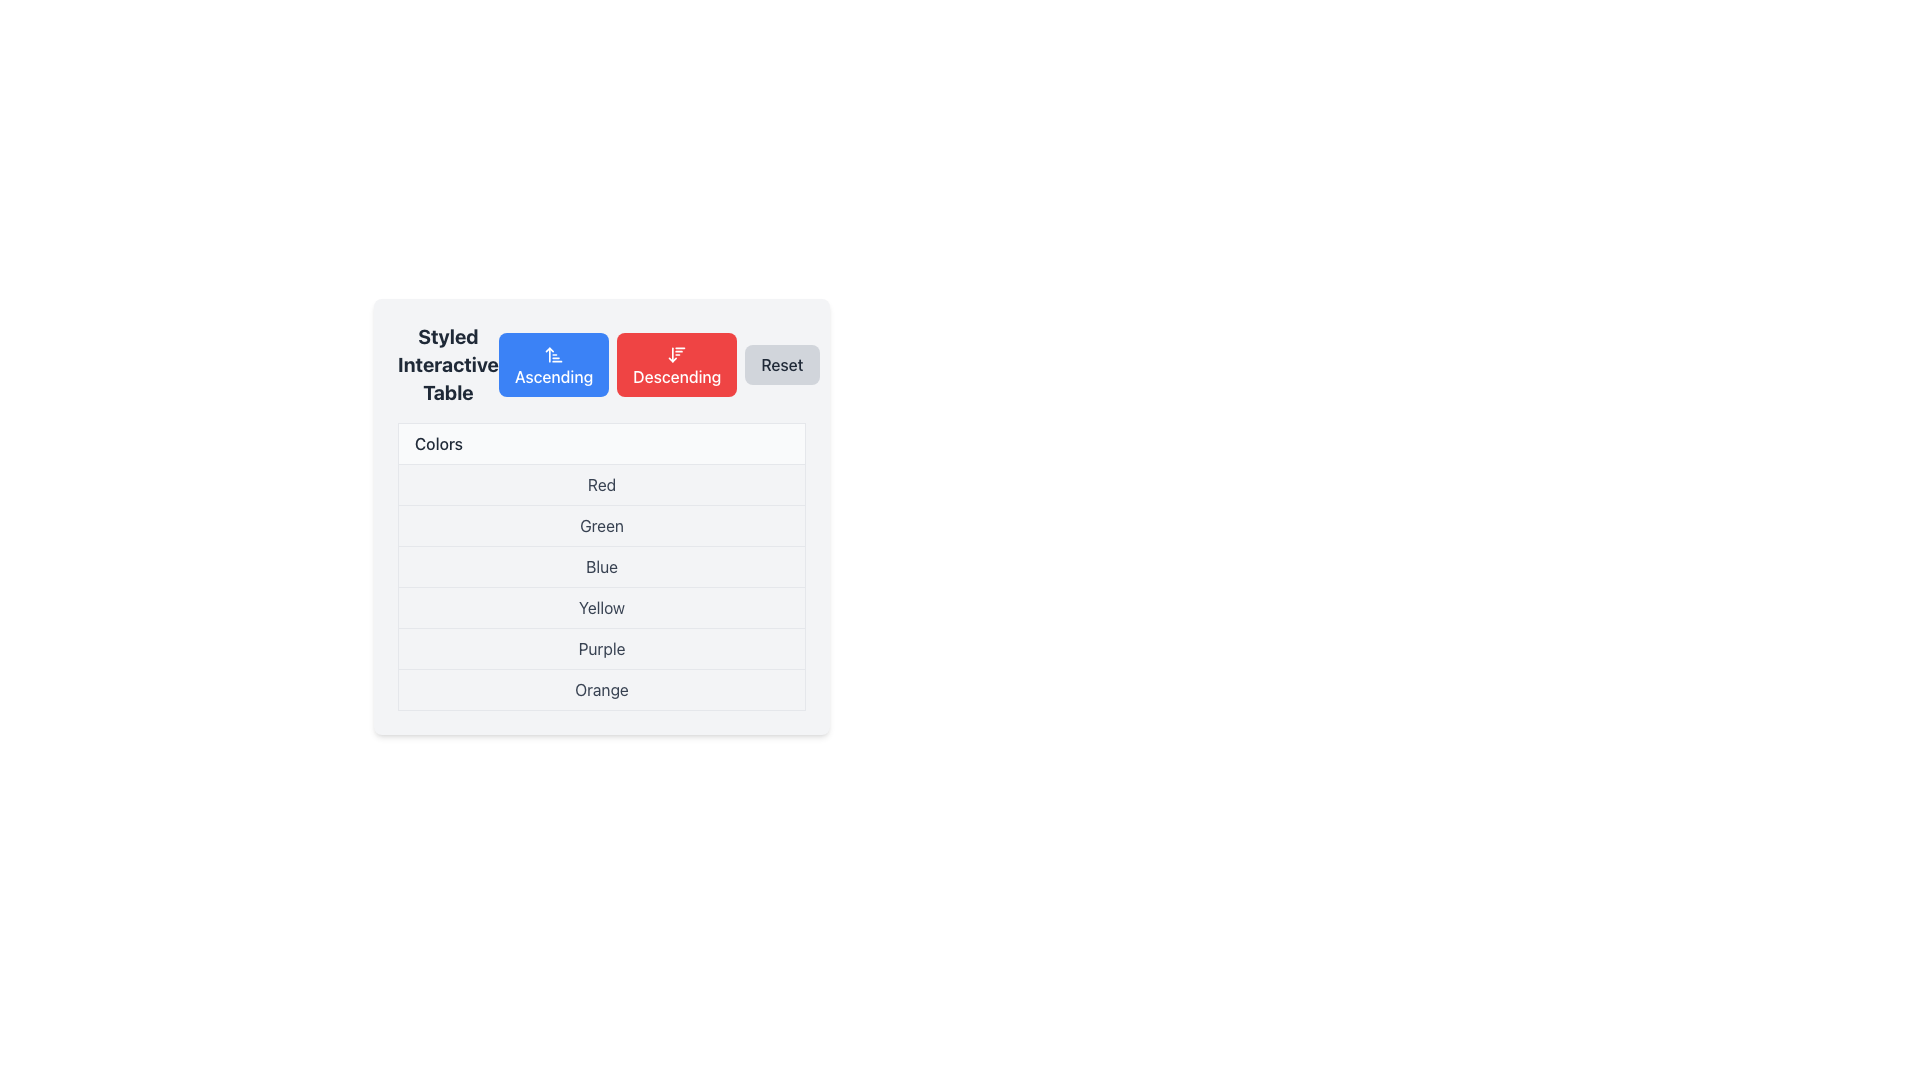 The width and height of the screenshot is (1920, 1080). What do you see at coordinates (600, 524) in the screenshot?
I see `the second row in the 'Colors' list, which contains the text 'Green'` at bounding box center [600, 524].